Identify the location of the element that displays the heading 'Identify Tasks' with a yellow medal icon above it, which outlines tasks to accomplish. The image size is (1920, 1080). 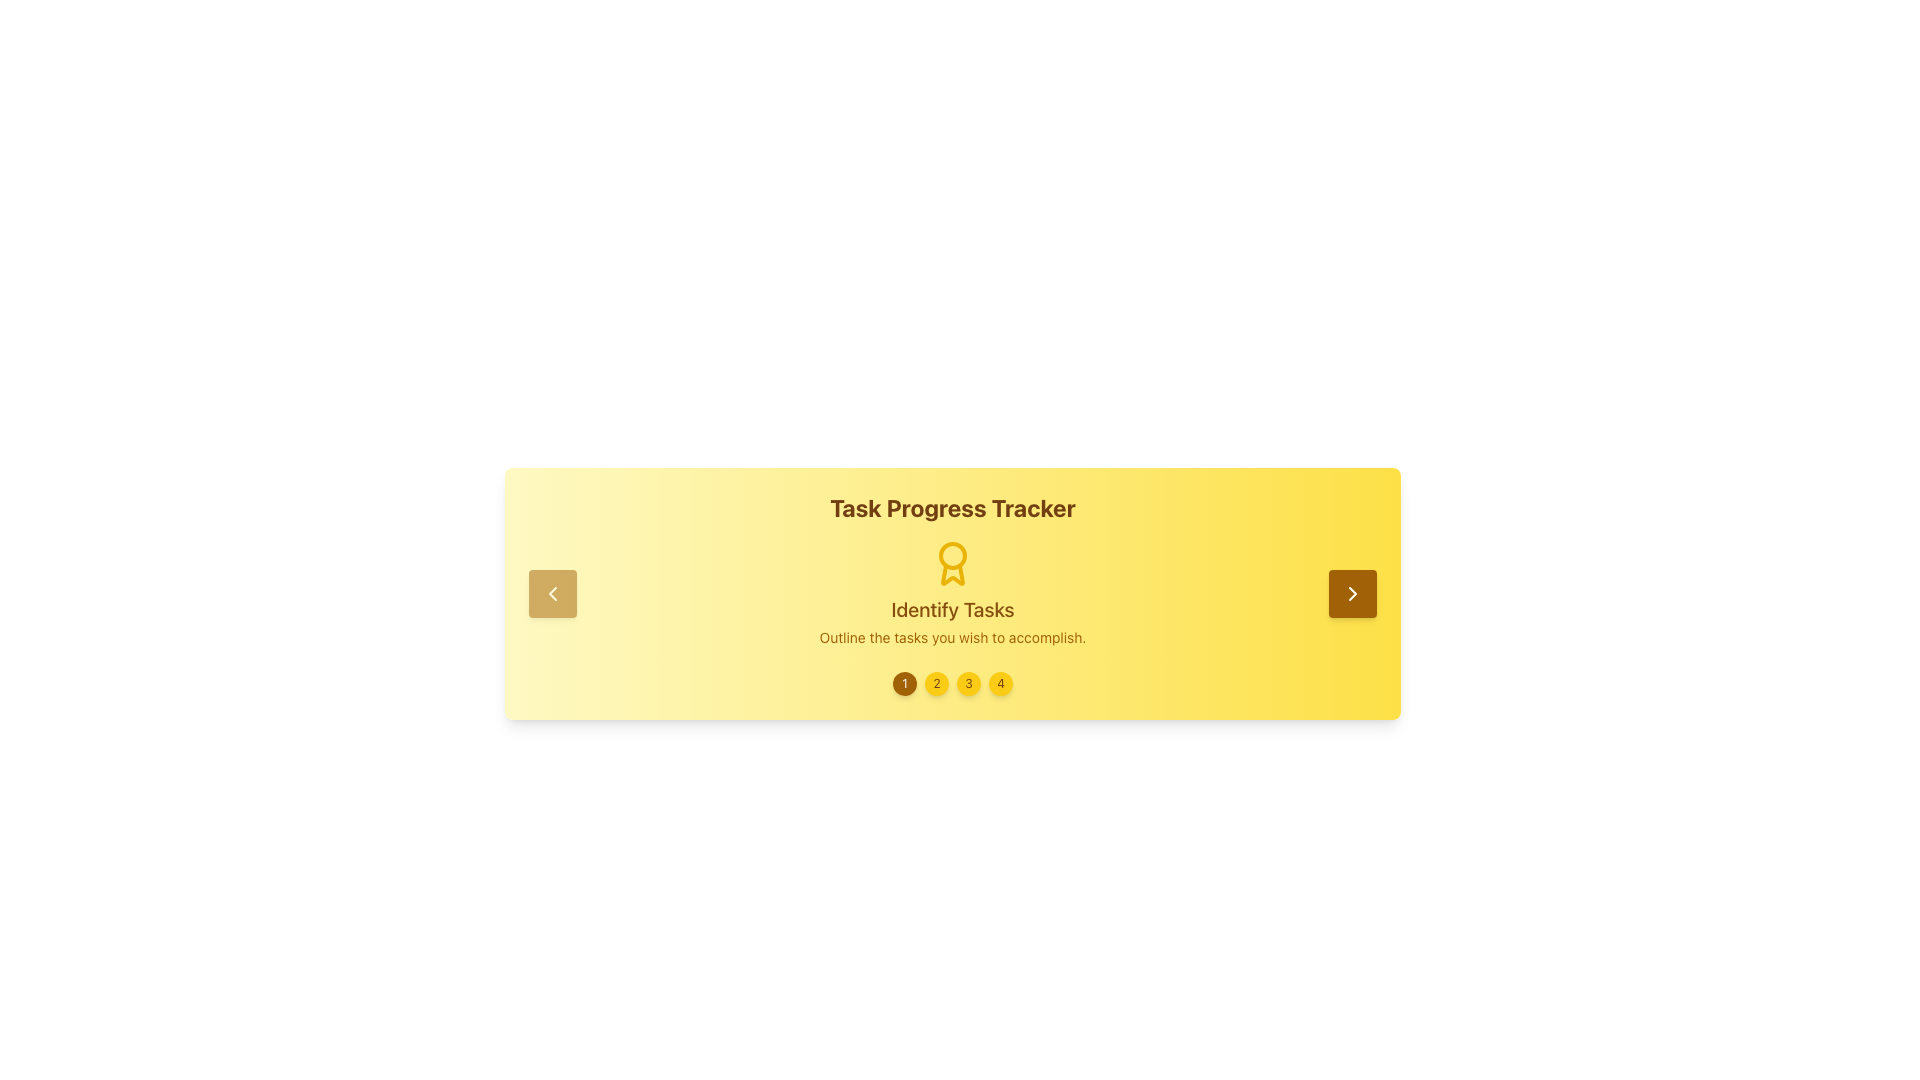
(952, 593).